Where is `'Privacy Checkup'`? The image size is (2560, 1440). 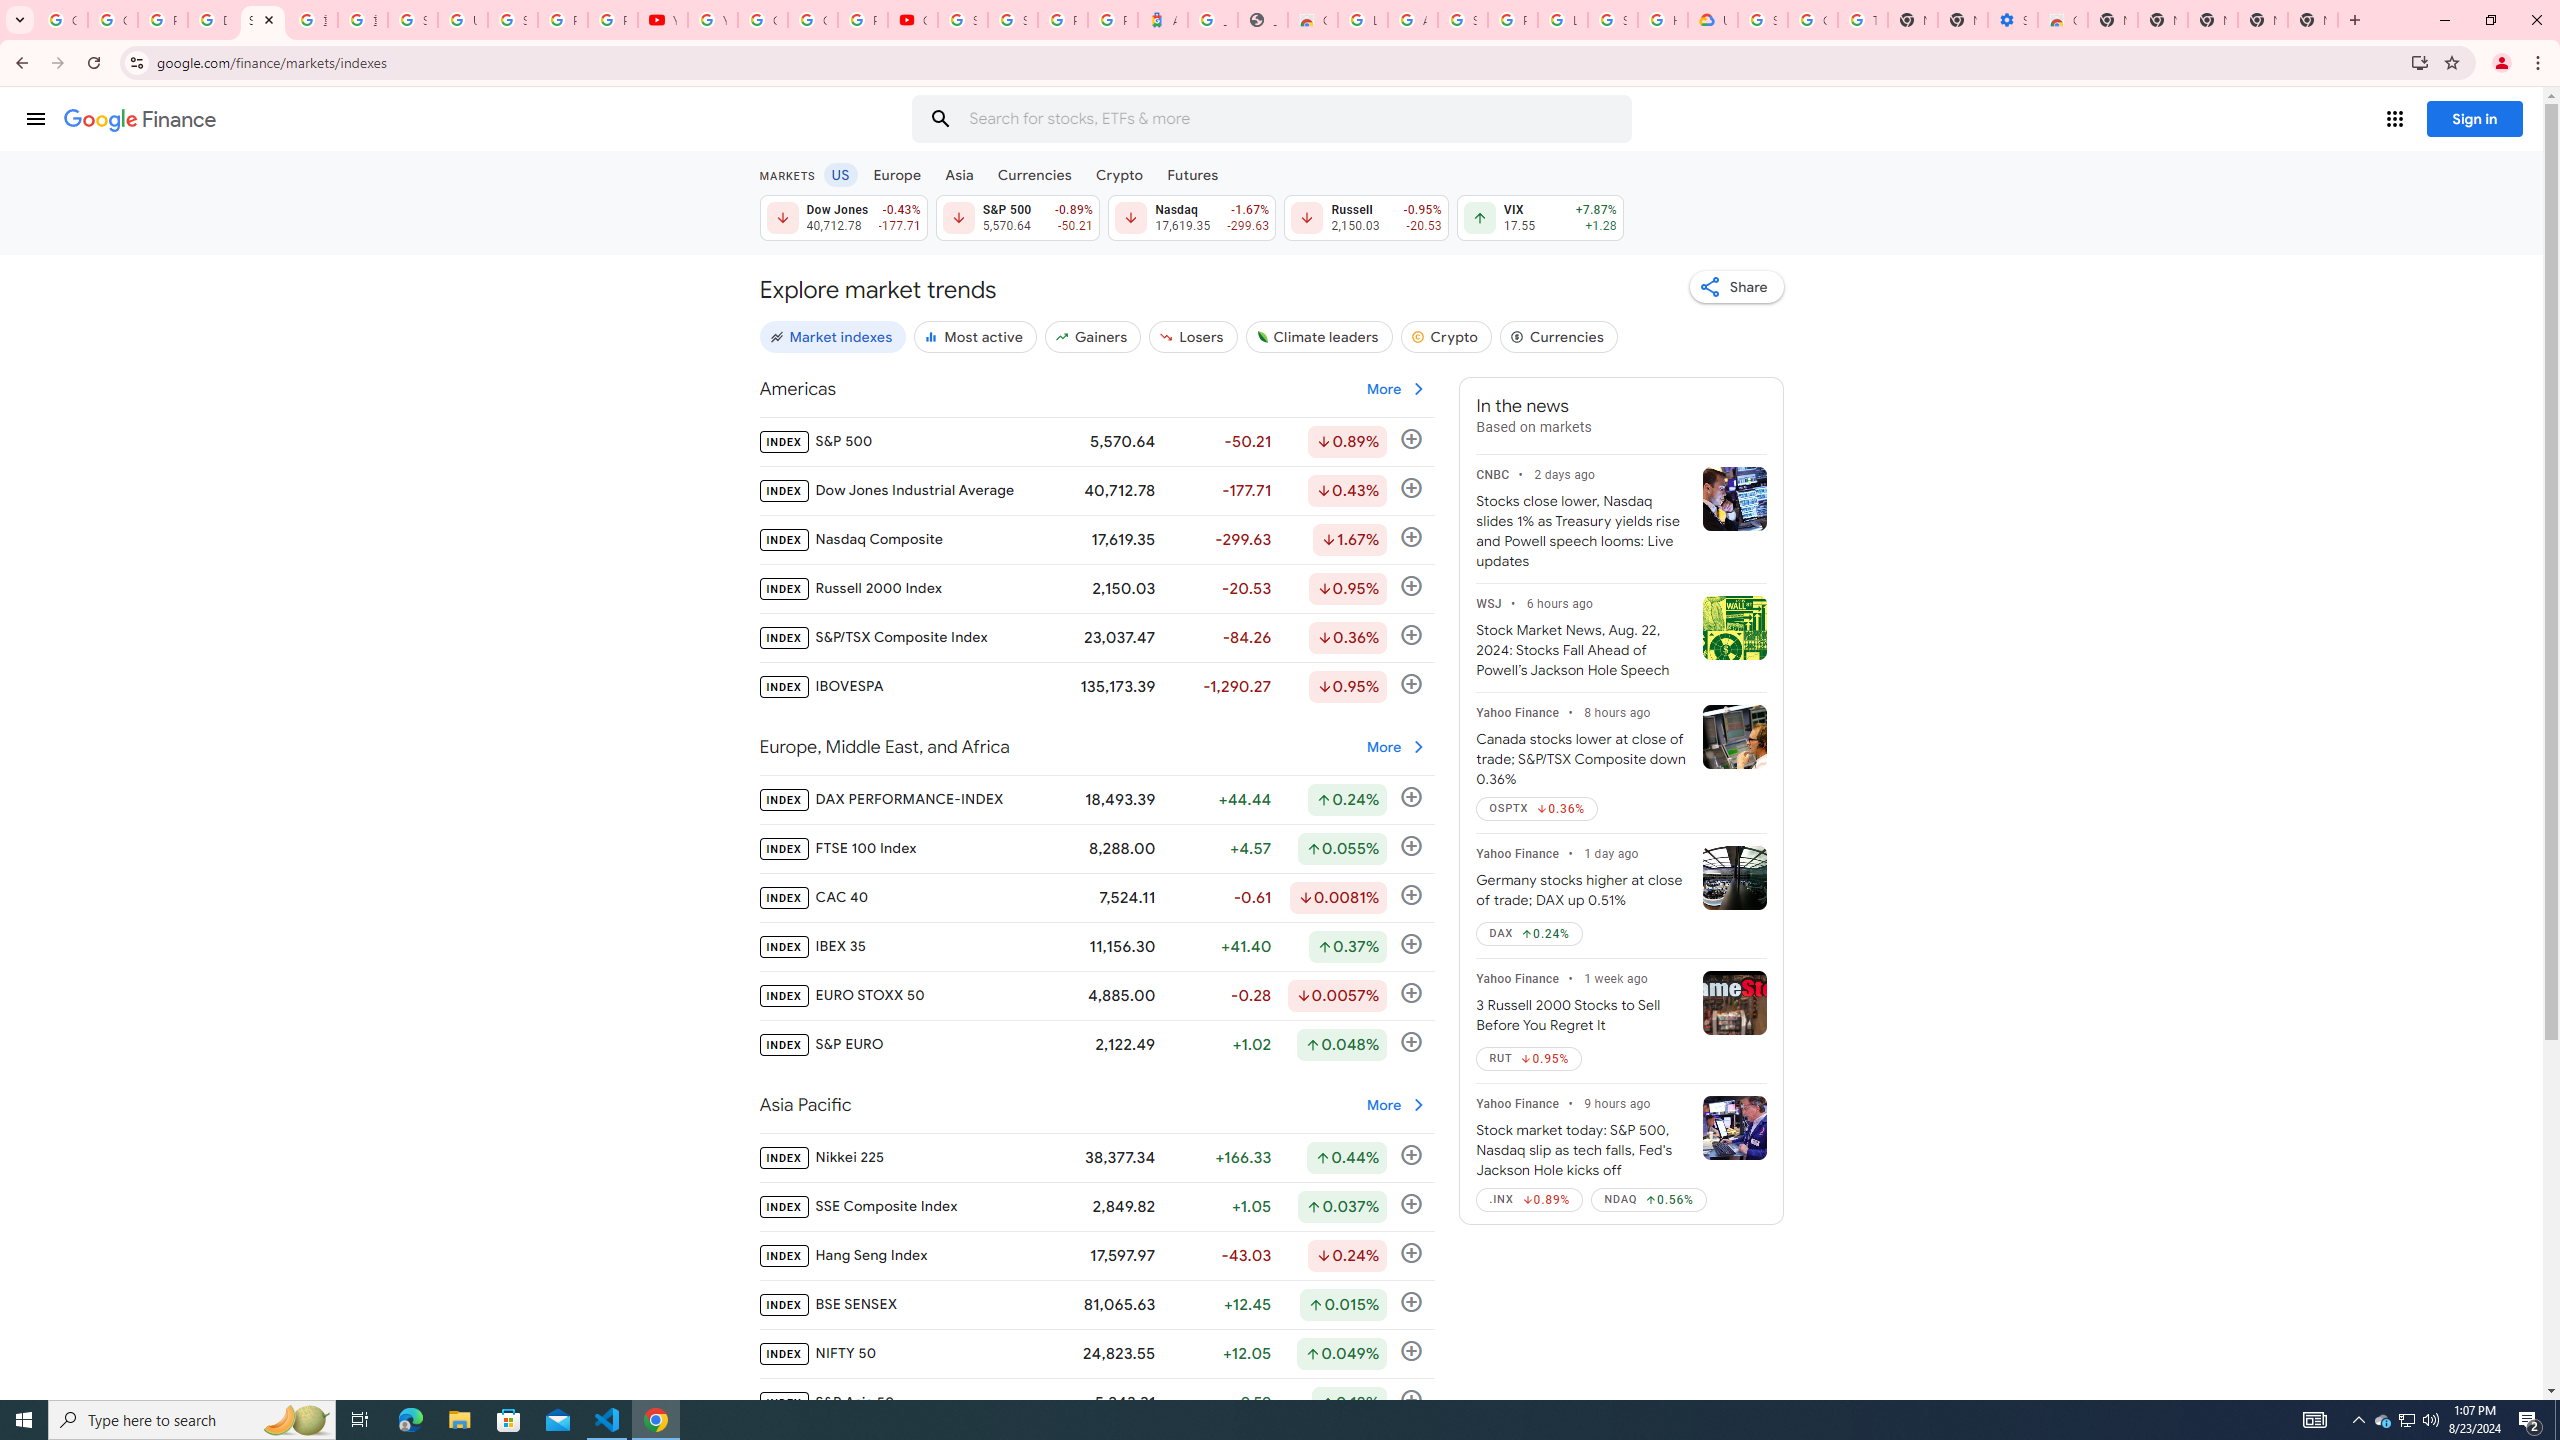
'Privacy Checkup' is located at coordinates (612, 19).